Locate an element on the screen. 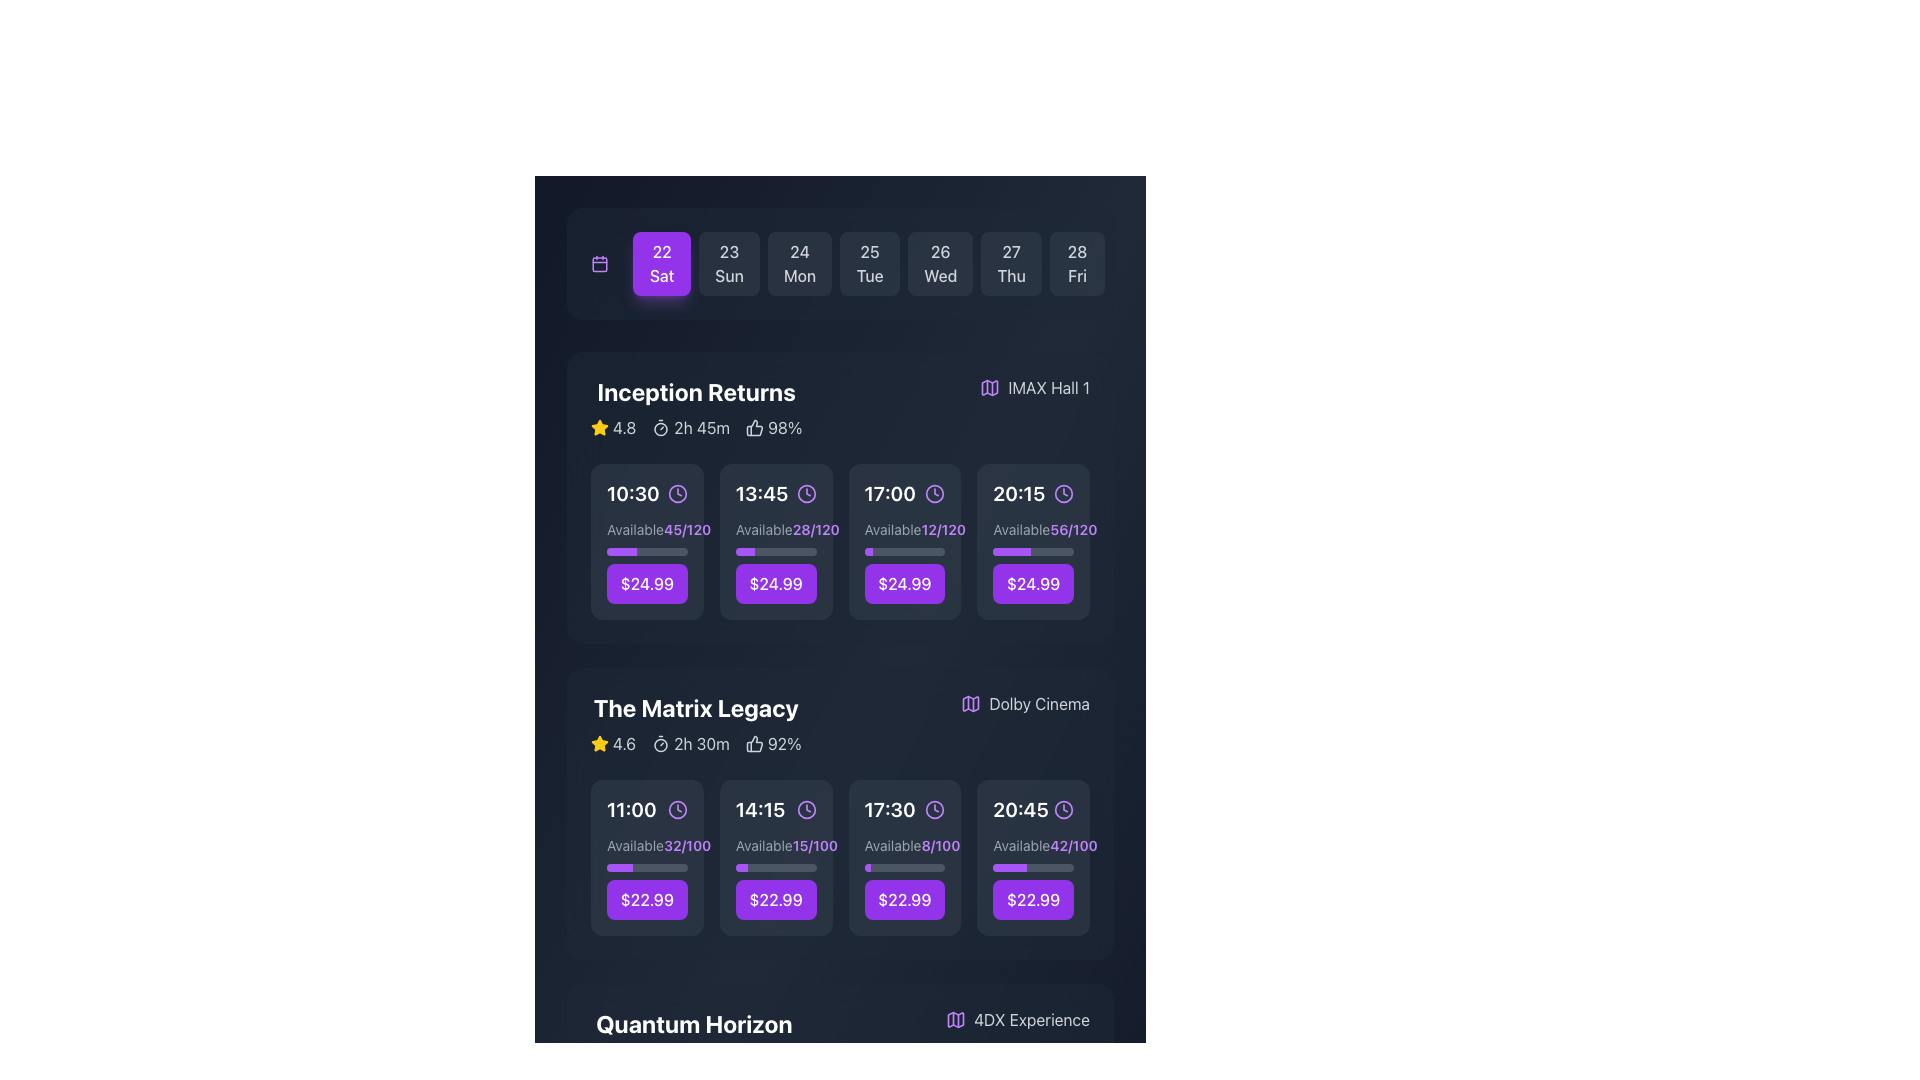 This screenshot has width=1920, height=1080. the text element indicating seat availability for the '14:15' showtime of 'The Matrix Legacy', located in the second row of the showtime cards is located at coordinates (775, 845).